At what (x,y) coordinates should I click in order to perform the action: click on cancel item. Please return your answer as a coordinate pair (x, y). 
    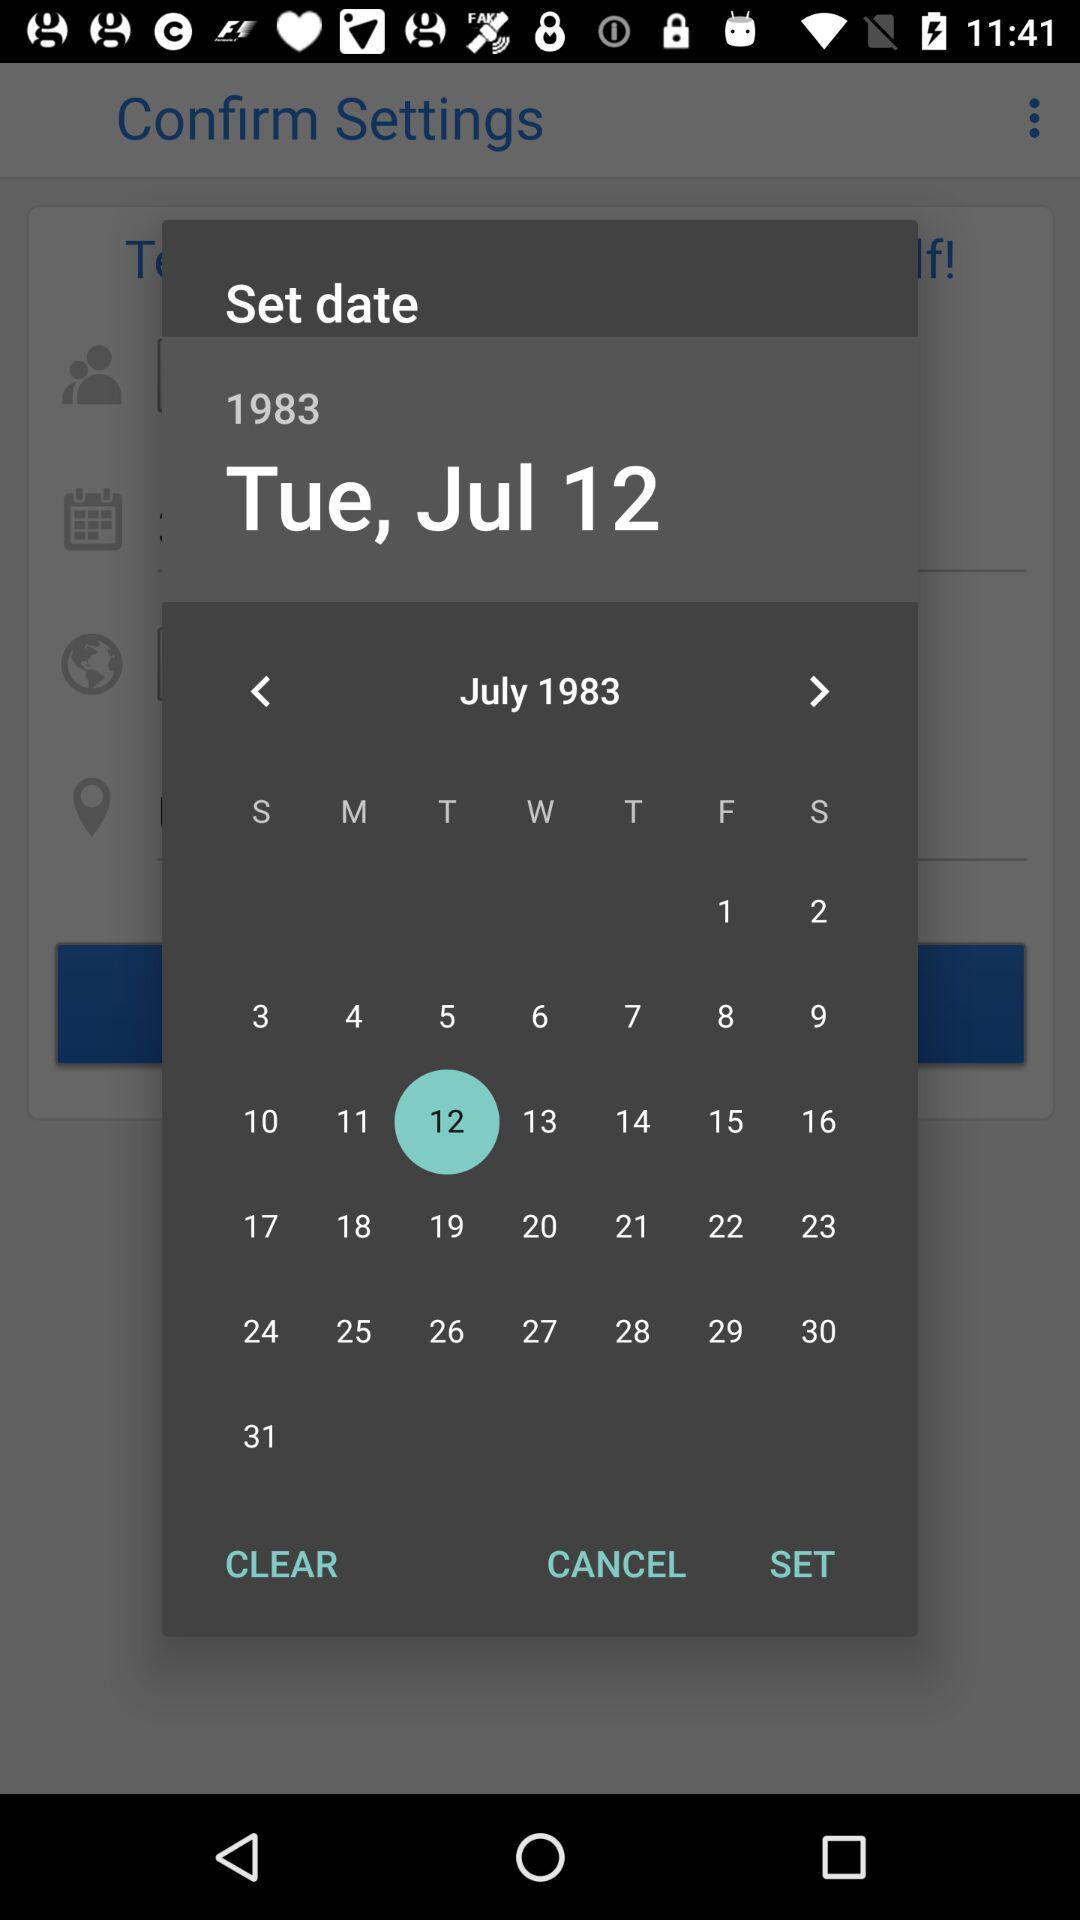
    Looking at the image, I should click on (615, 1562).